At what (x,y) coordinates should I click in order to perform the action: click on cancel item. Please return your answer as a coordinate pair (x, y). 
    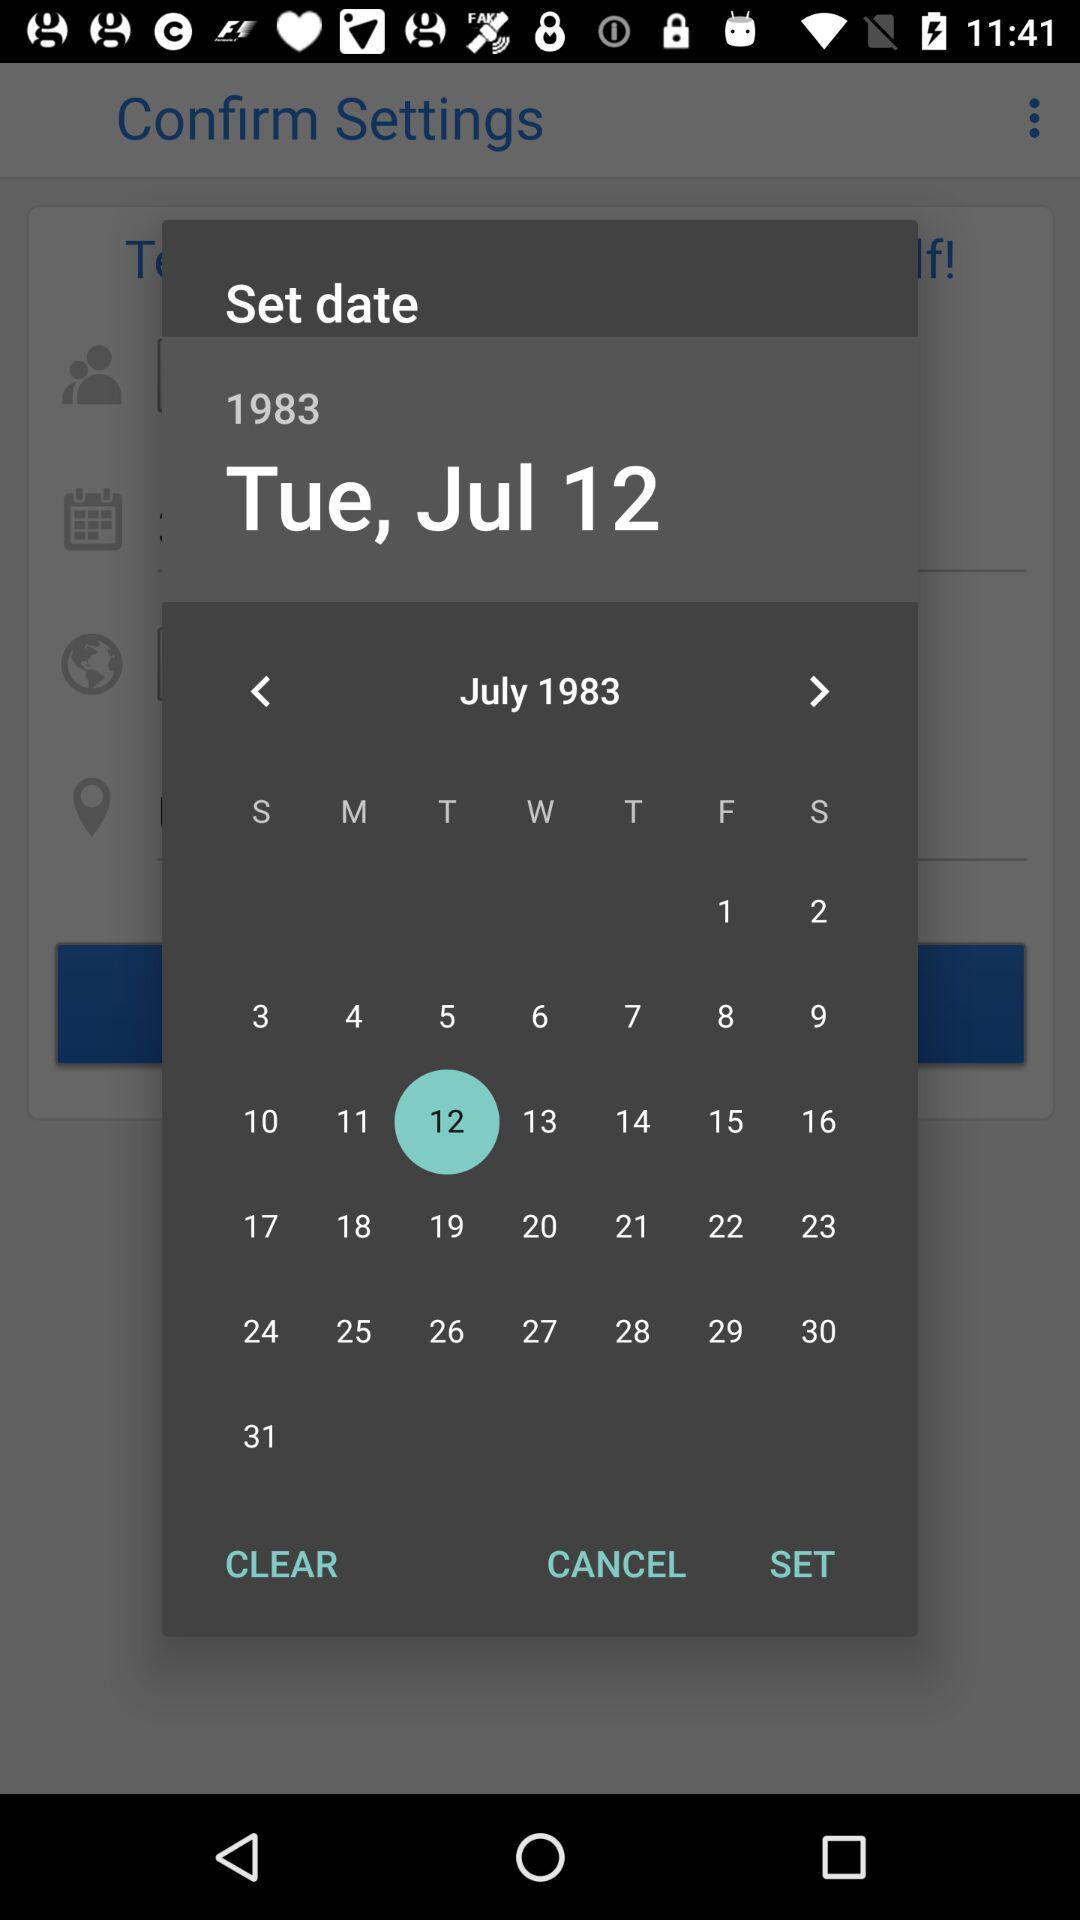
    Looking at the image, I should click on (615, 1562).